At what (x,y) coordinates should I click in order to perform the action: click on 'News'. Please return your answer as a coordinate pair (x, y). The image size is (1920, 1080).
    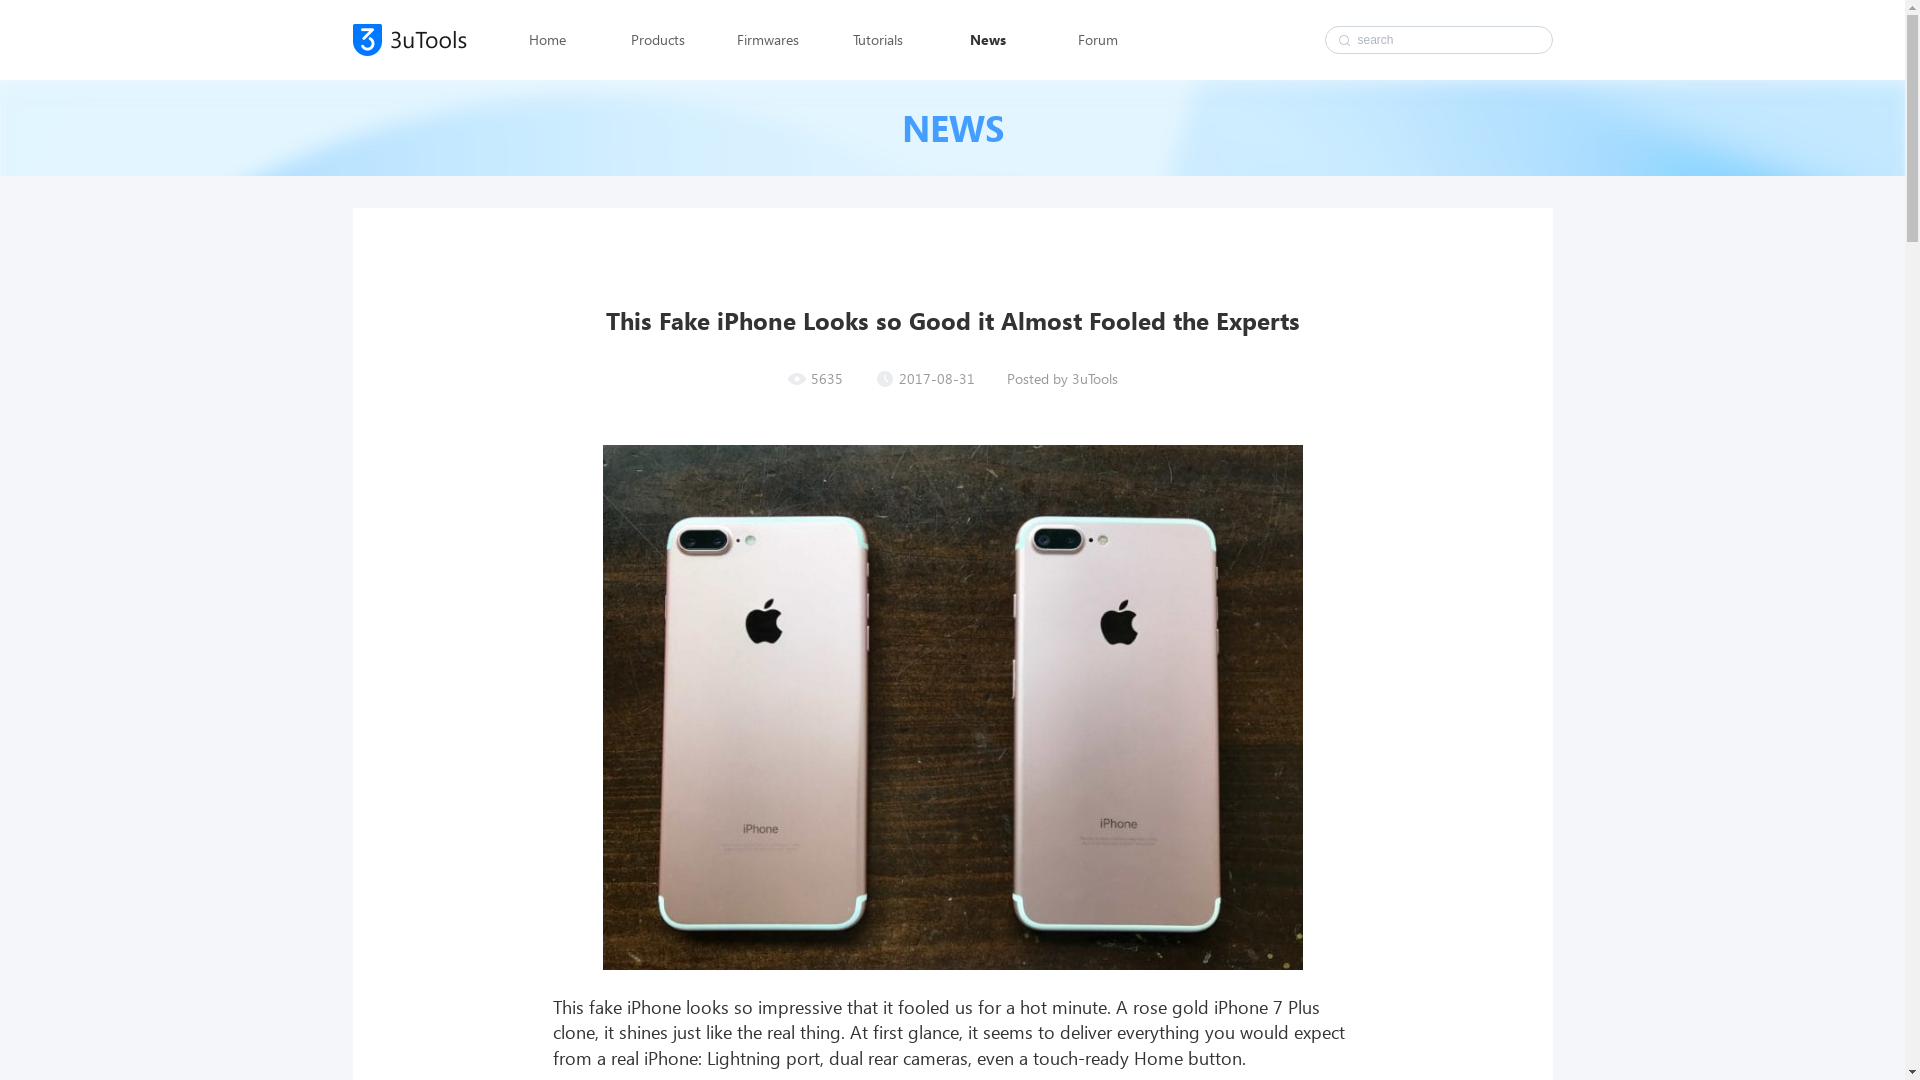
    Looking at the image, I should click on (950, 39).